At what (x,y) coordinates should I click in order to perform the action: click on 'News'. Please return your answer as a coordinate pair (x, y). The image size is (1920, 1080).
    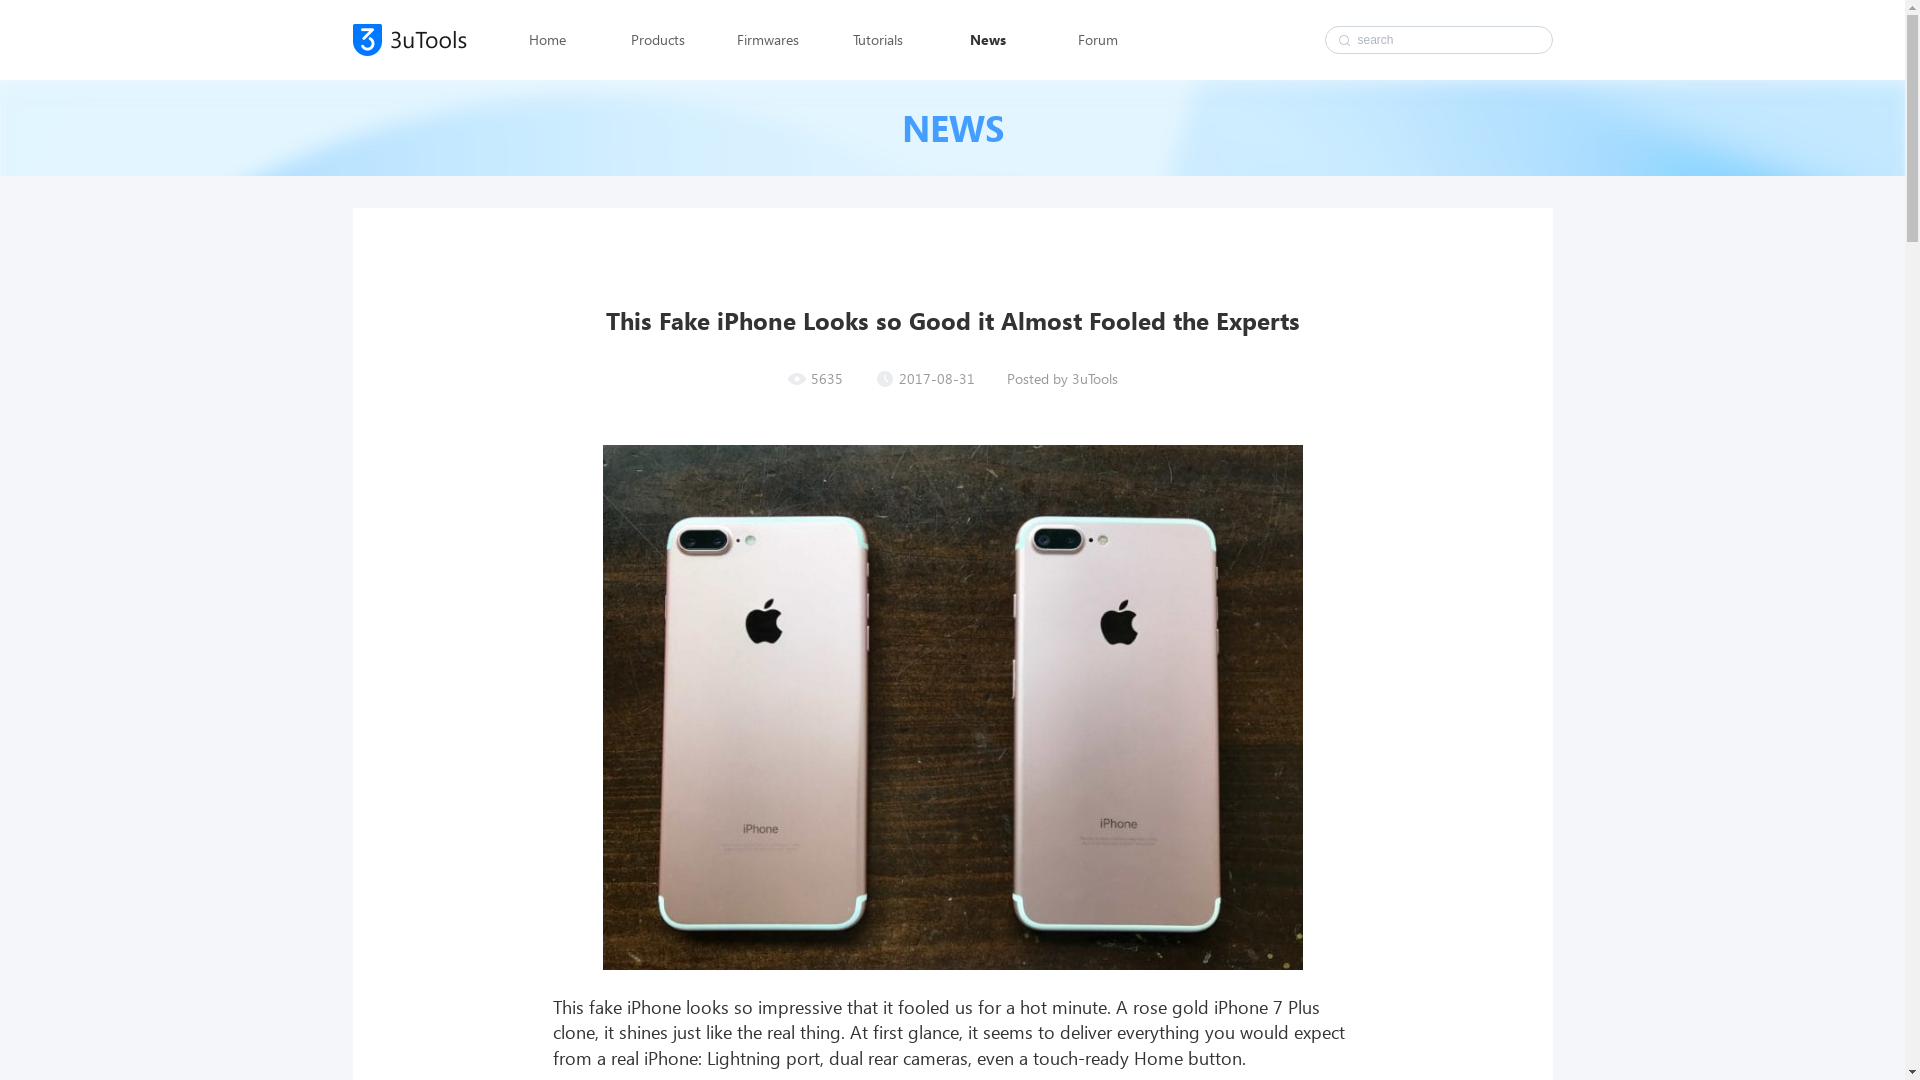
    Looking at the image, I should click on (950, 39).